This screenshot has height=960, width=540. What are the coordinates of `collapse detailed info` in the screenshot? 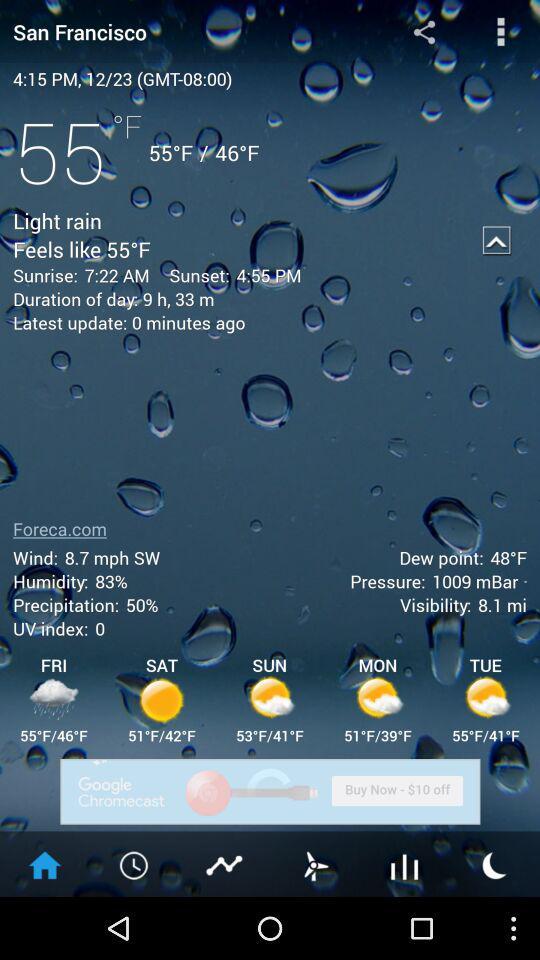 It's located at (496, 240).